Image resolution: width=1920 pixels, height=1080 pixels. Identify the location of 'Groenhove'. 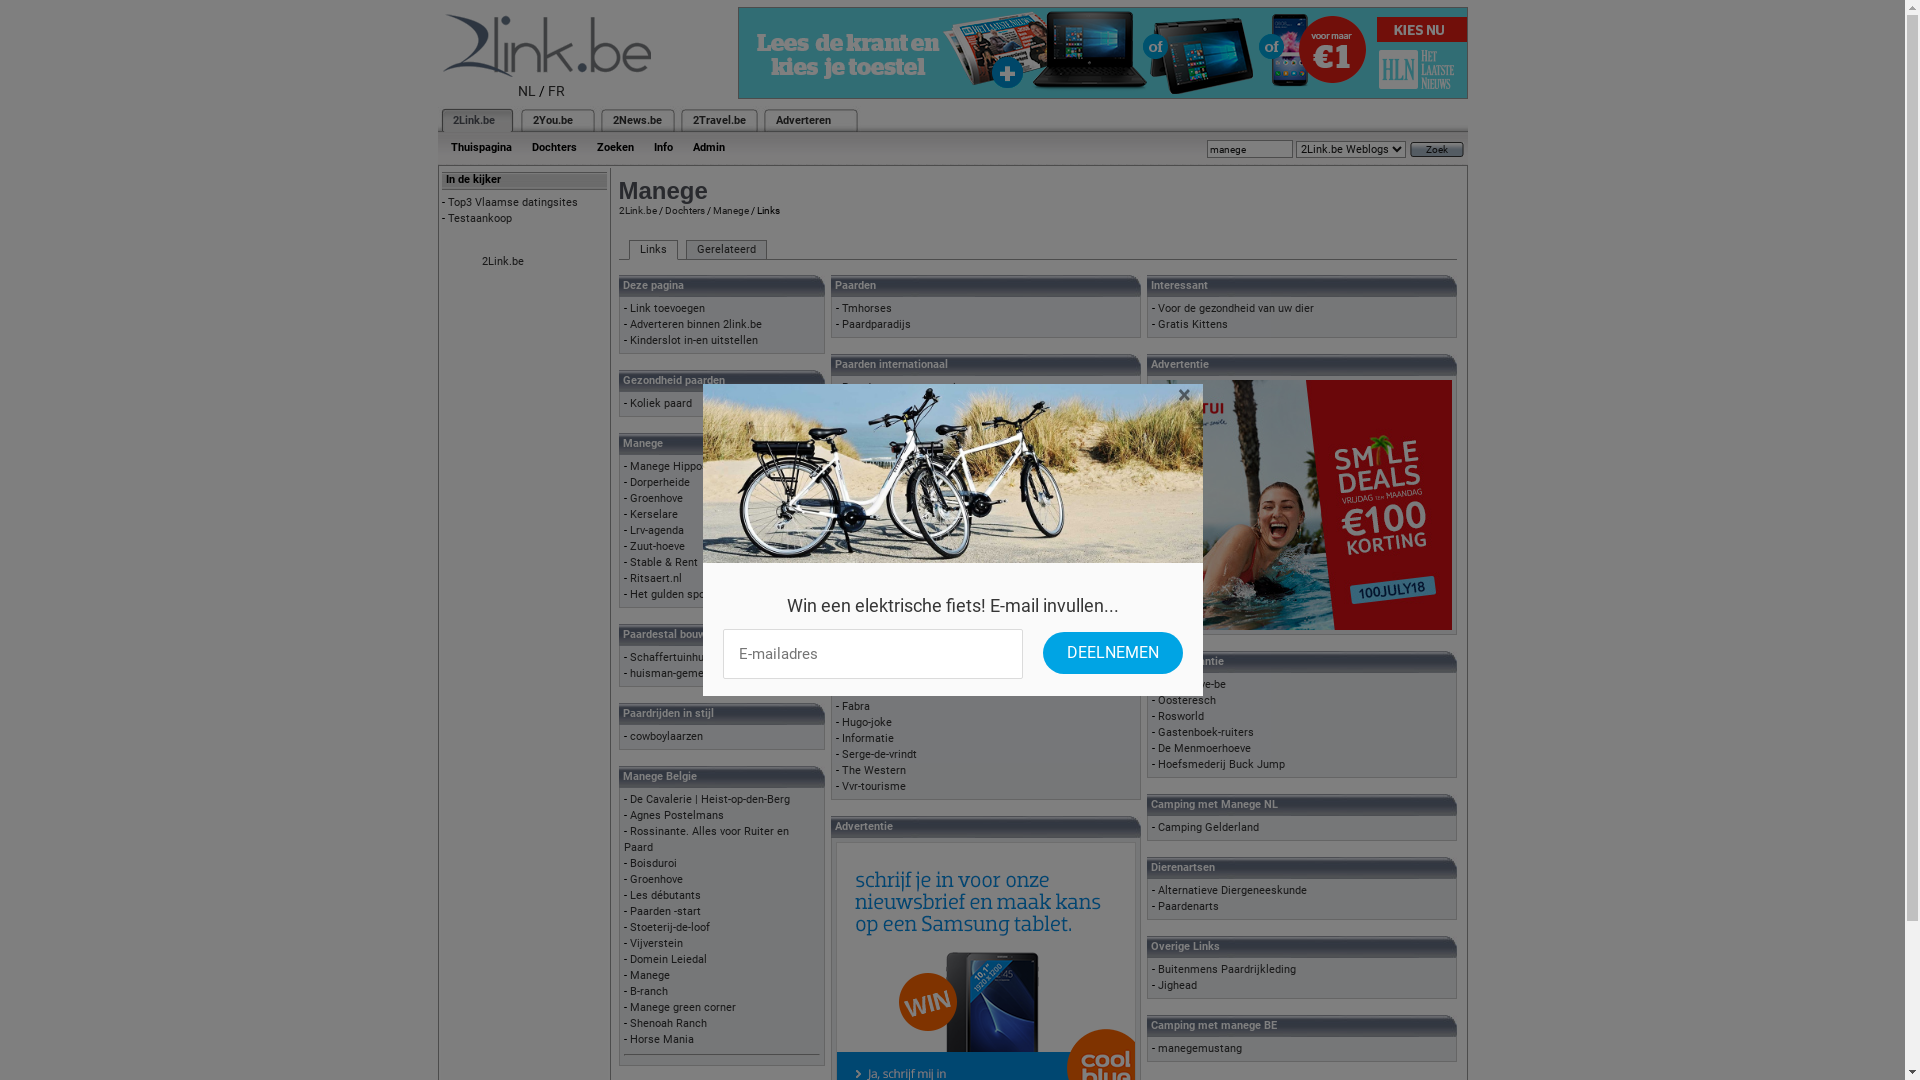
(656, 878).